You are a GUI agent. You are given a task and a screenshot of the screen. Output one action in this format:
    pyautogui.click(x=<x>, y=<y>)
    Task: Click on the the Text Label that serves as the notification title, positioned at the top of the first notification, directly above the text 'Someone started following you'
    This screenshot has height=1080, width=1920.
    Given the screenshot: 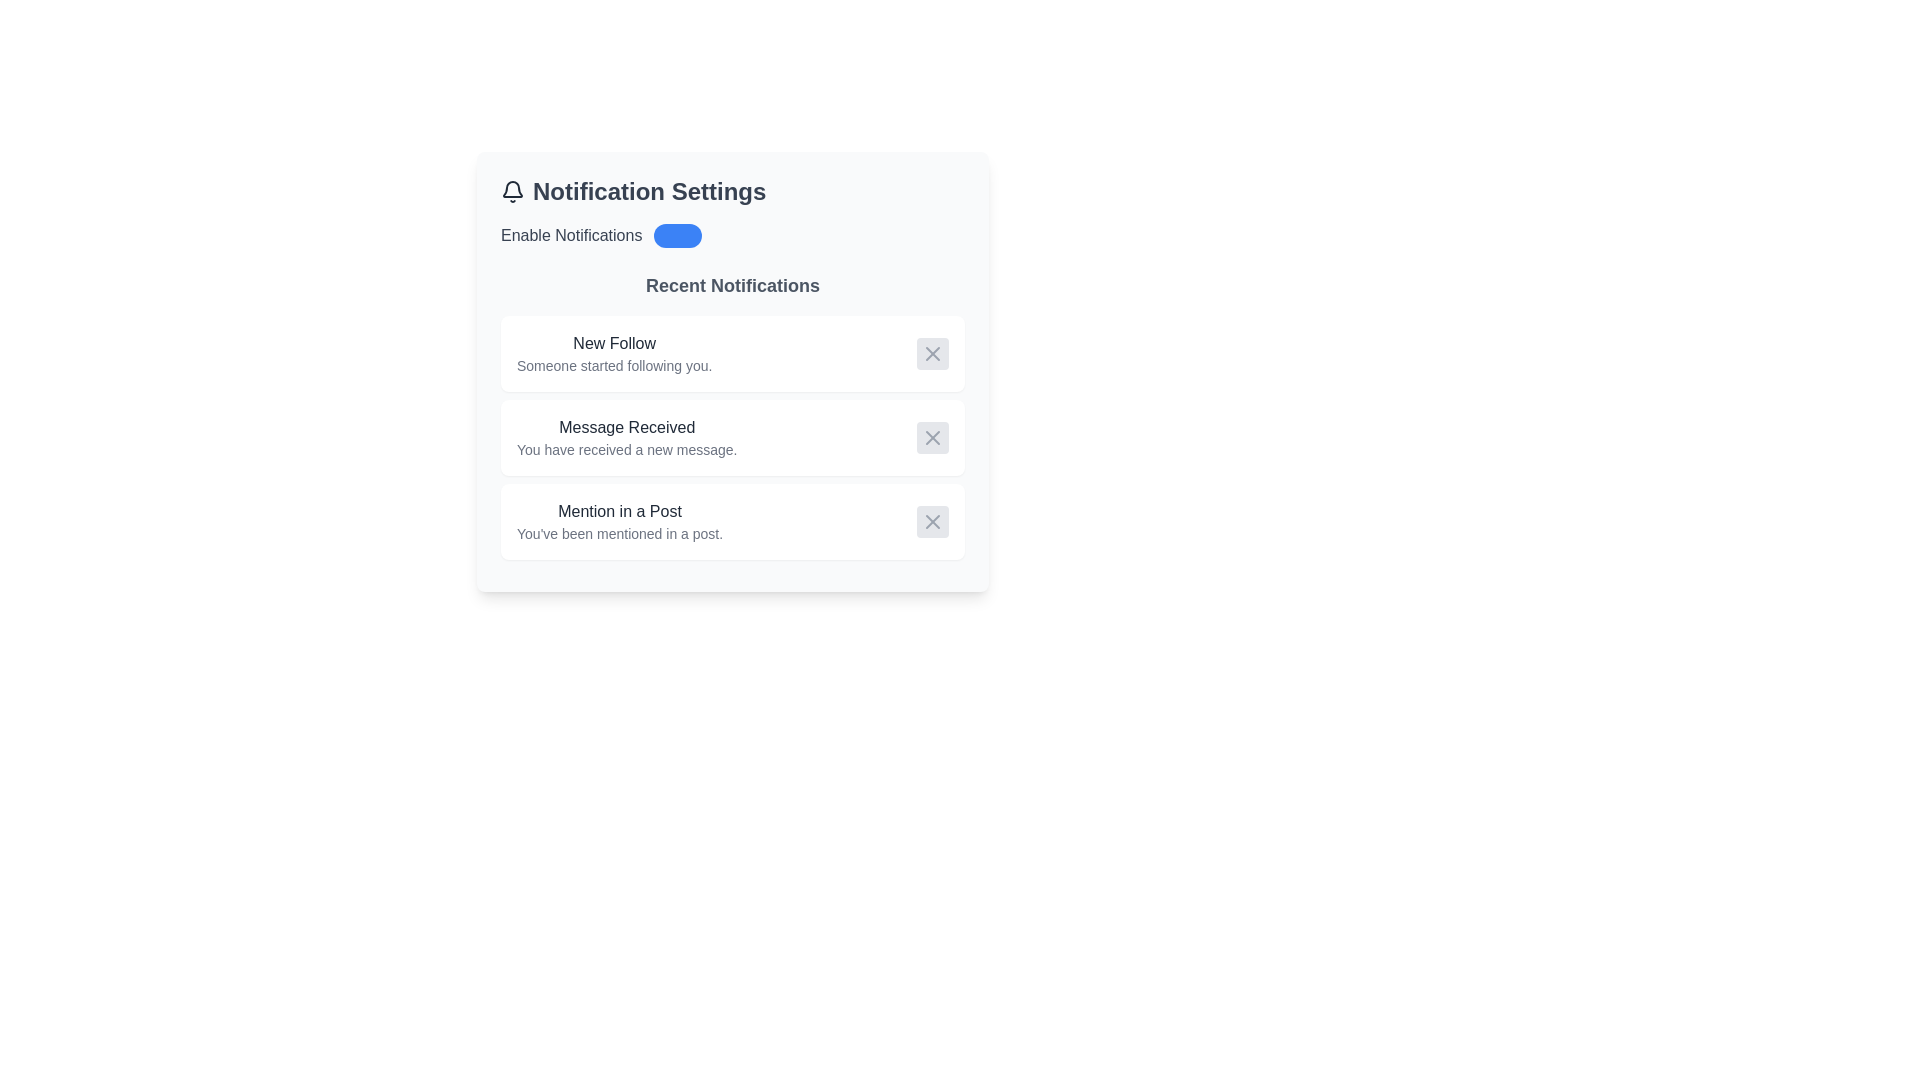 What is the action you would take?
    pyautogui.click(x=613, y=342)
    